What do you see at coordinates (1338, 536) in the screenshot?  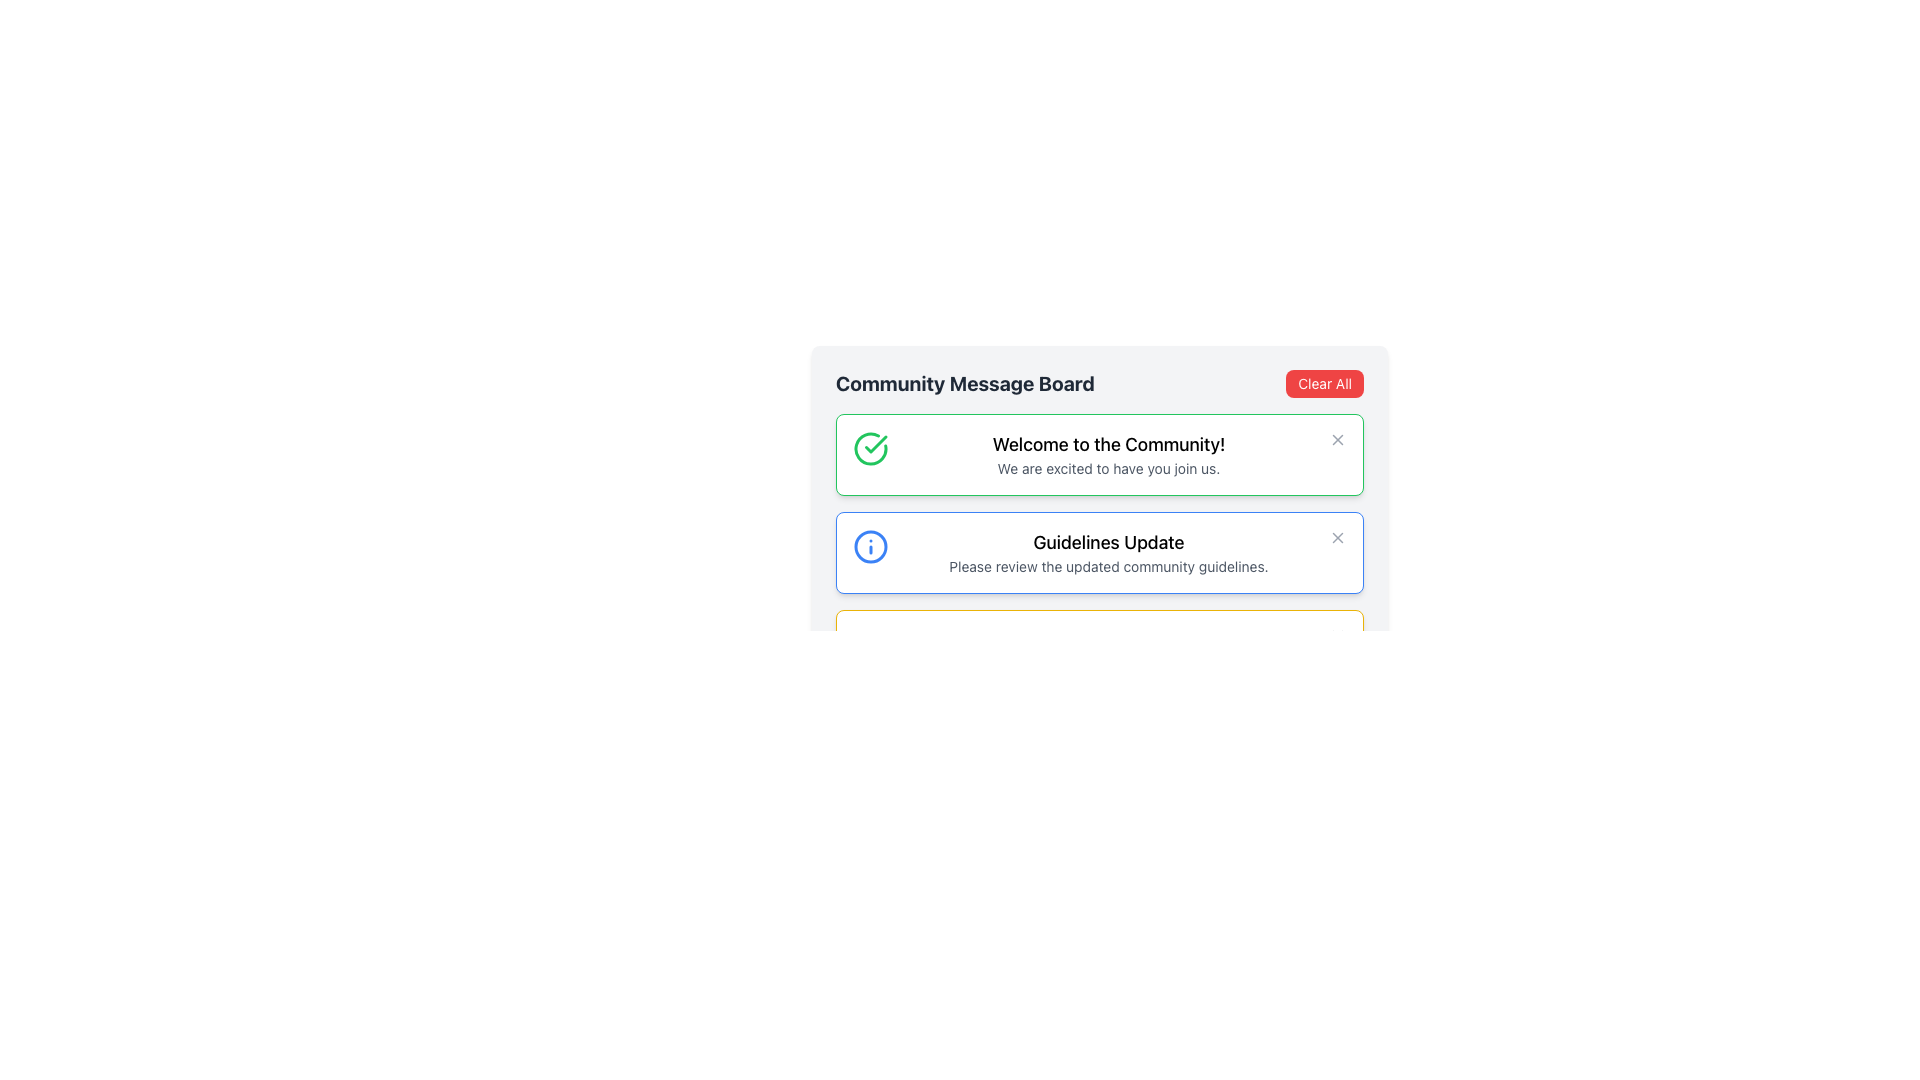 I see `the close button styled as a gray-bordered 'X' symbol located at the top-right corner of the card titled 'Guidelines Update'` at bounding box center [1338, 536].